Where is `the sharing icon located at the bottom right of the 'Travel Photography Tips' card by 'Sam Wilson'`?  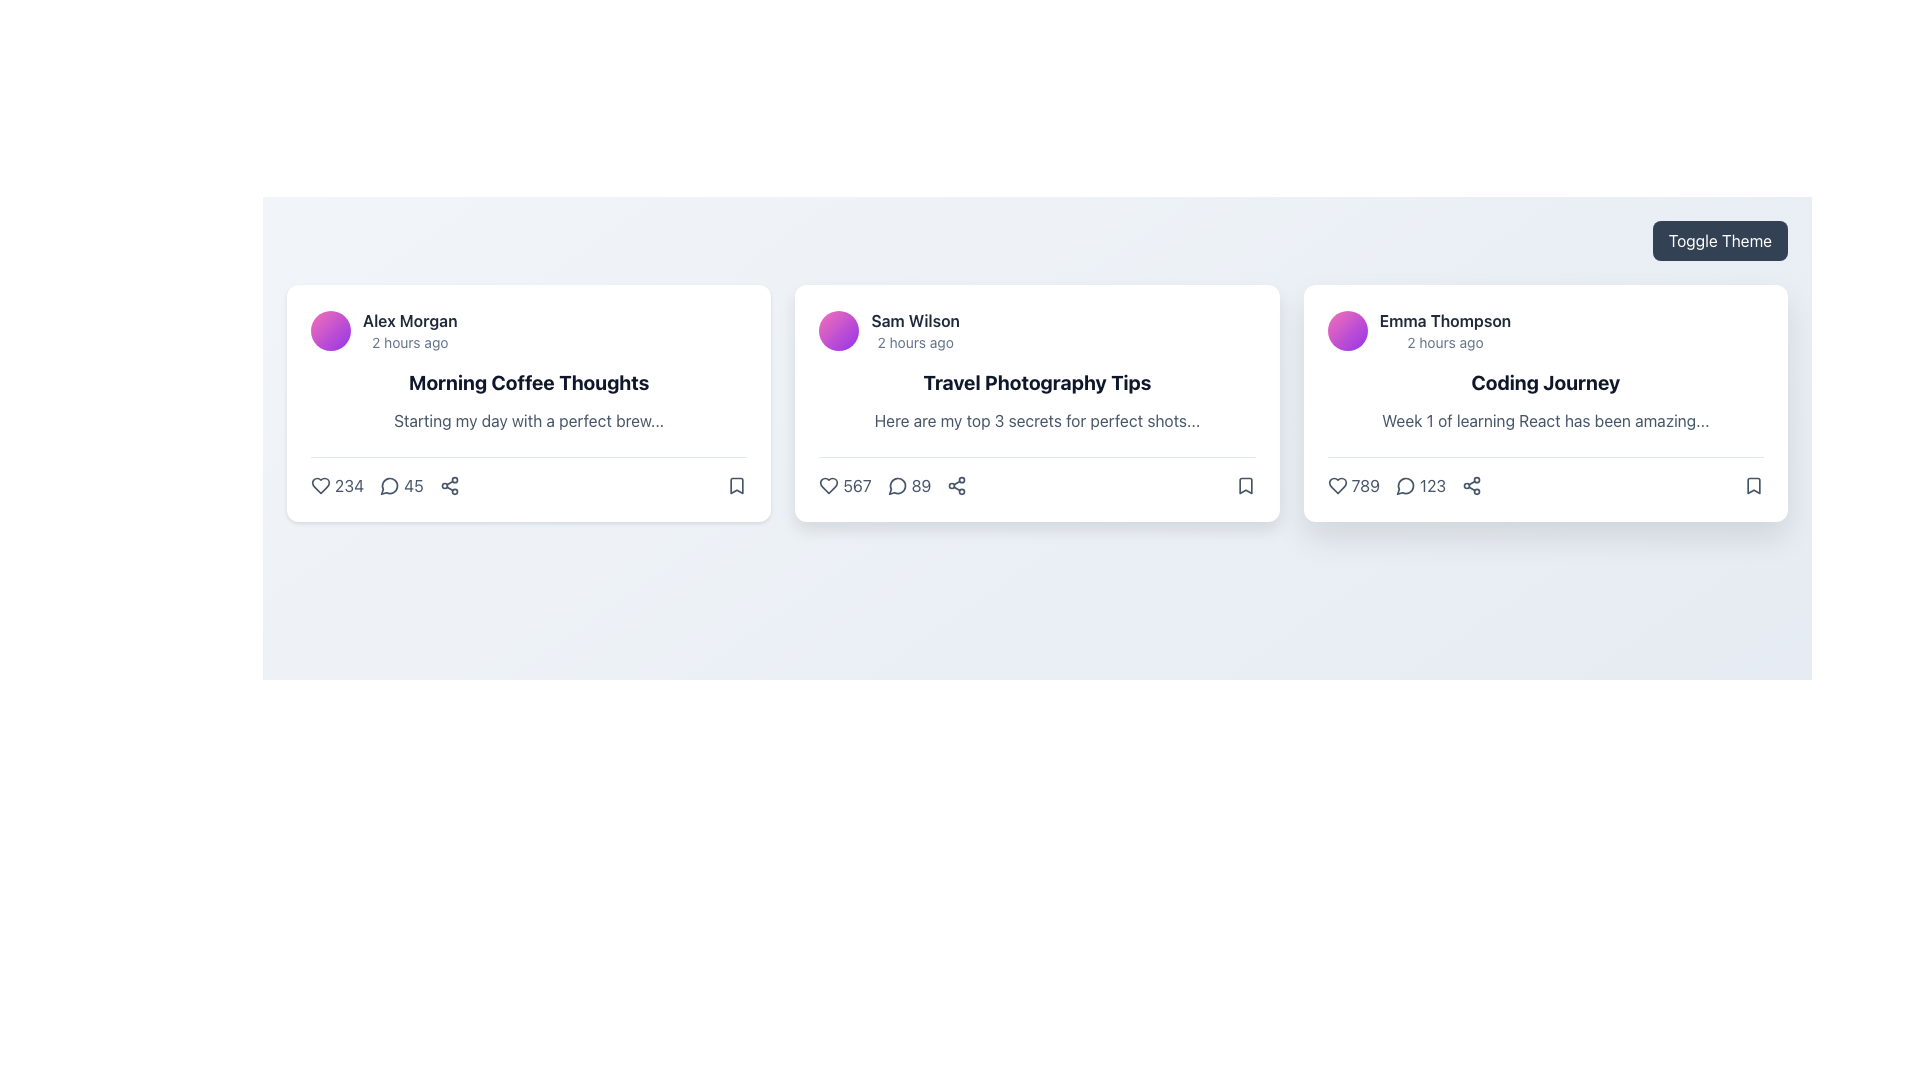 the sharing icon located at the bottom right of the 'Travel Photography Tips' card by 'Sam Wilson' is located at coordinates (956, 486).